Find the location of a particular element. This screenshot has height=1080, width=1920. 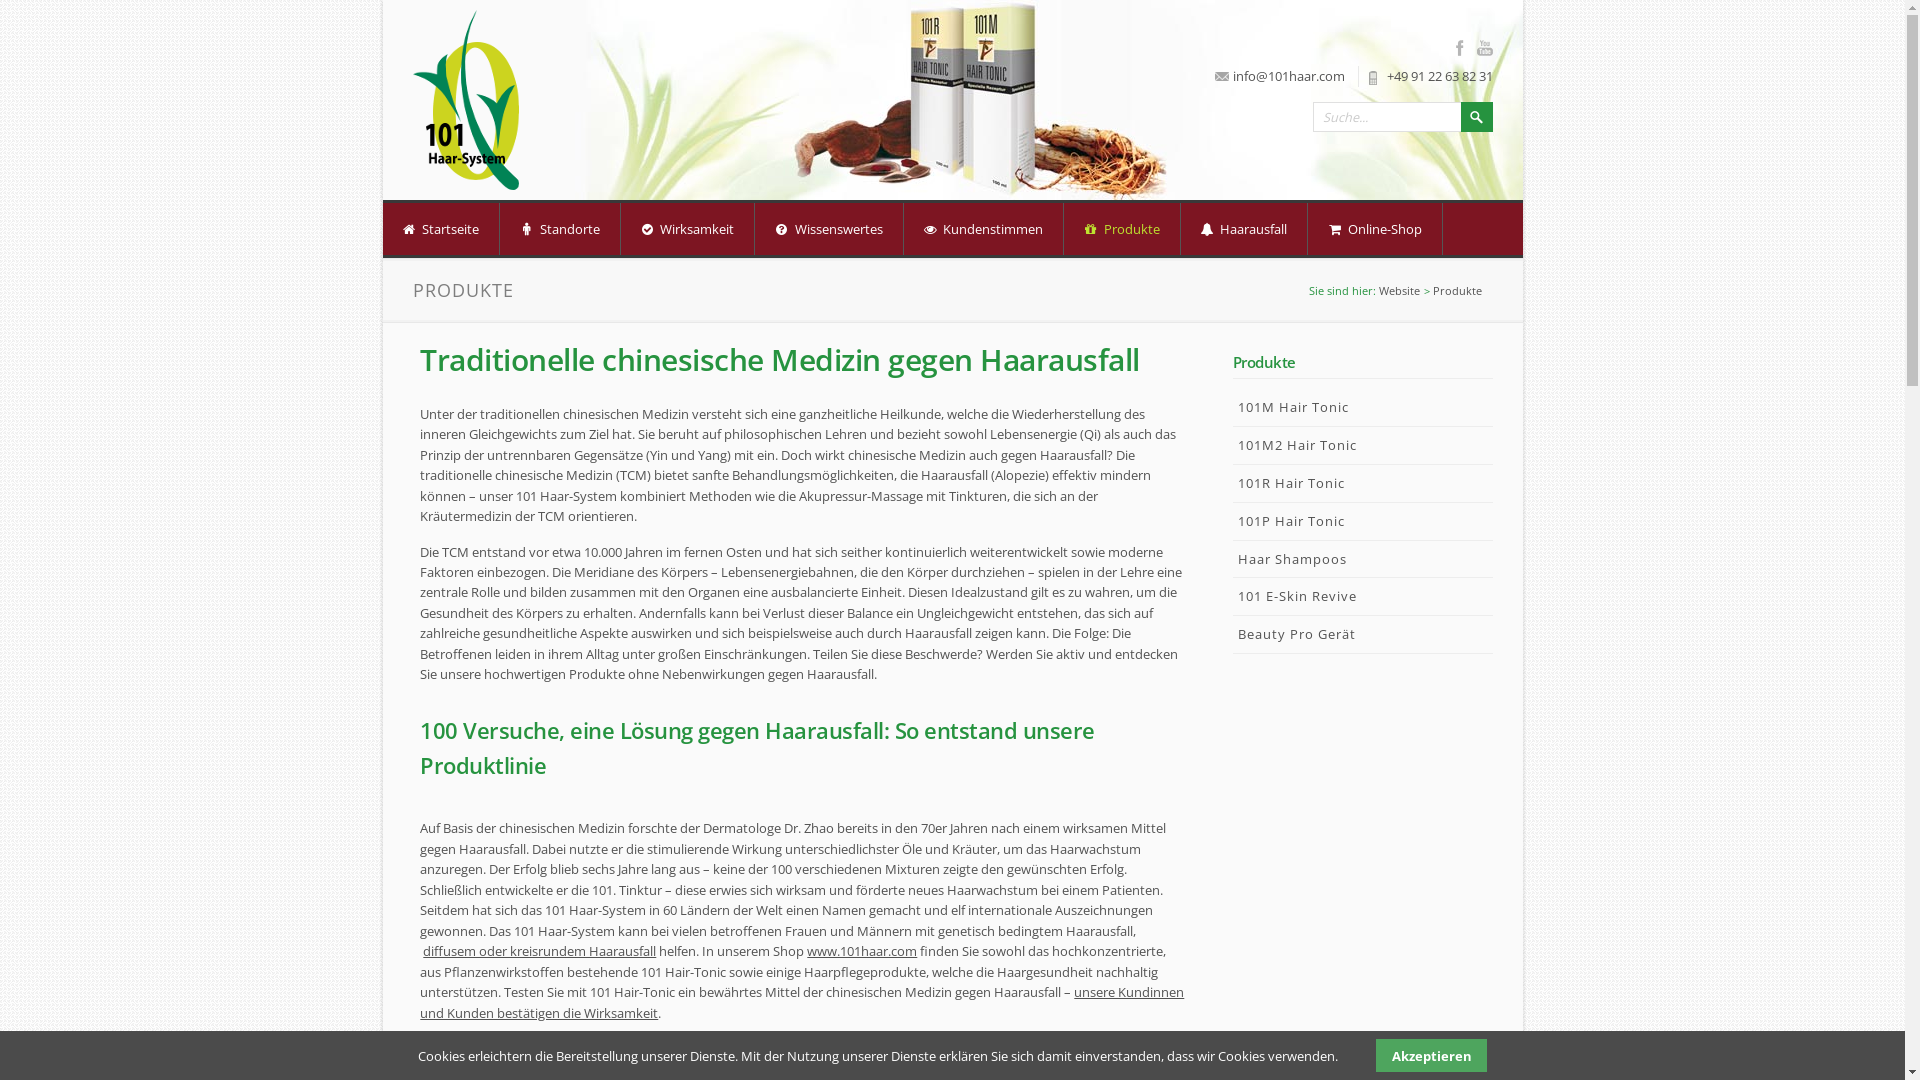

'Online-Shop' is located at coordinates (1373, 227).